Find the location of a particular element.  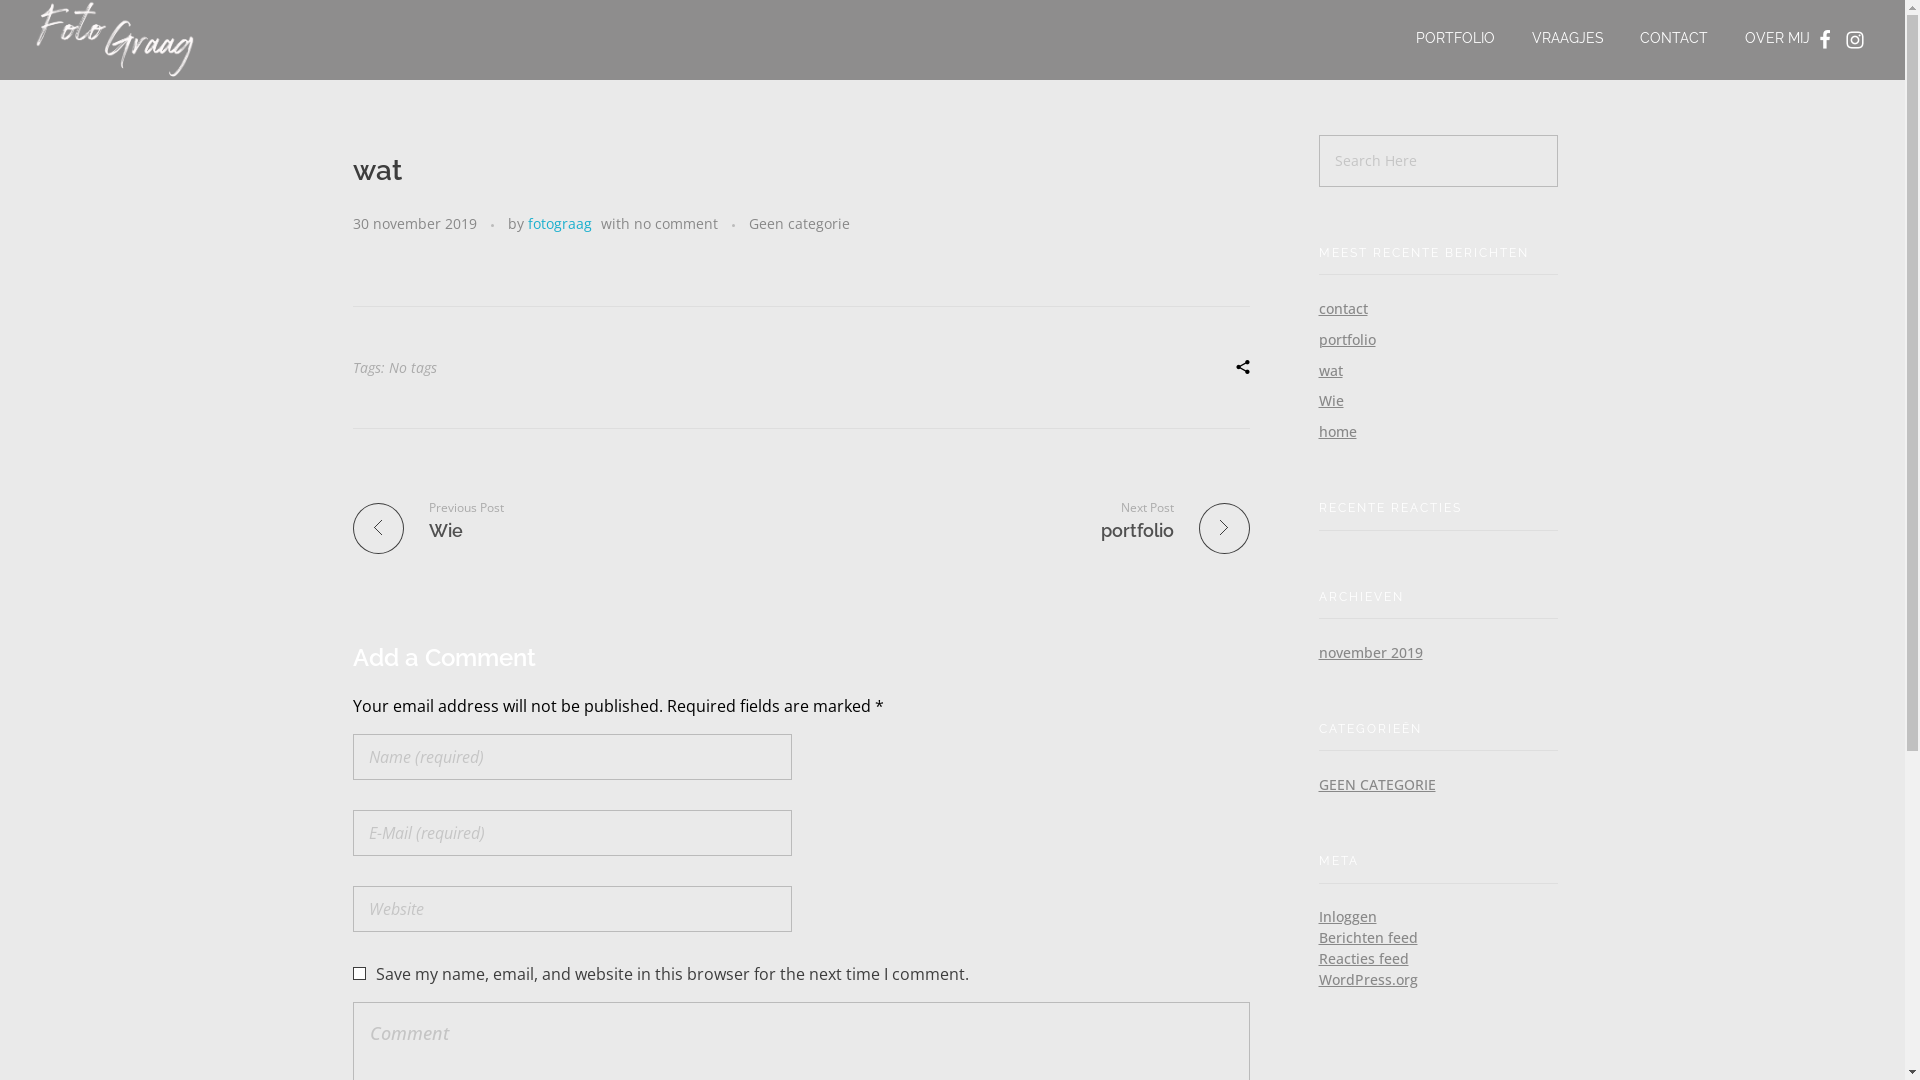

'Next Post is located at coordinates (816, 519).